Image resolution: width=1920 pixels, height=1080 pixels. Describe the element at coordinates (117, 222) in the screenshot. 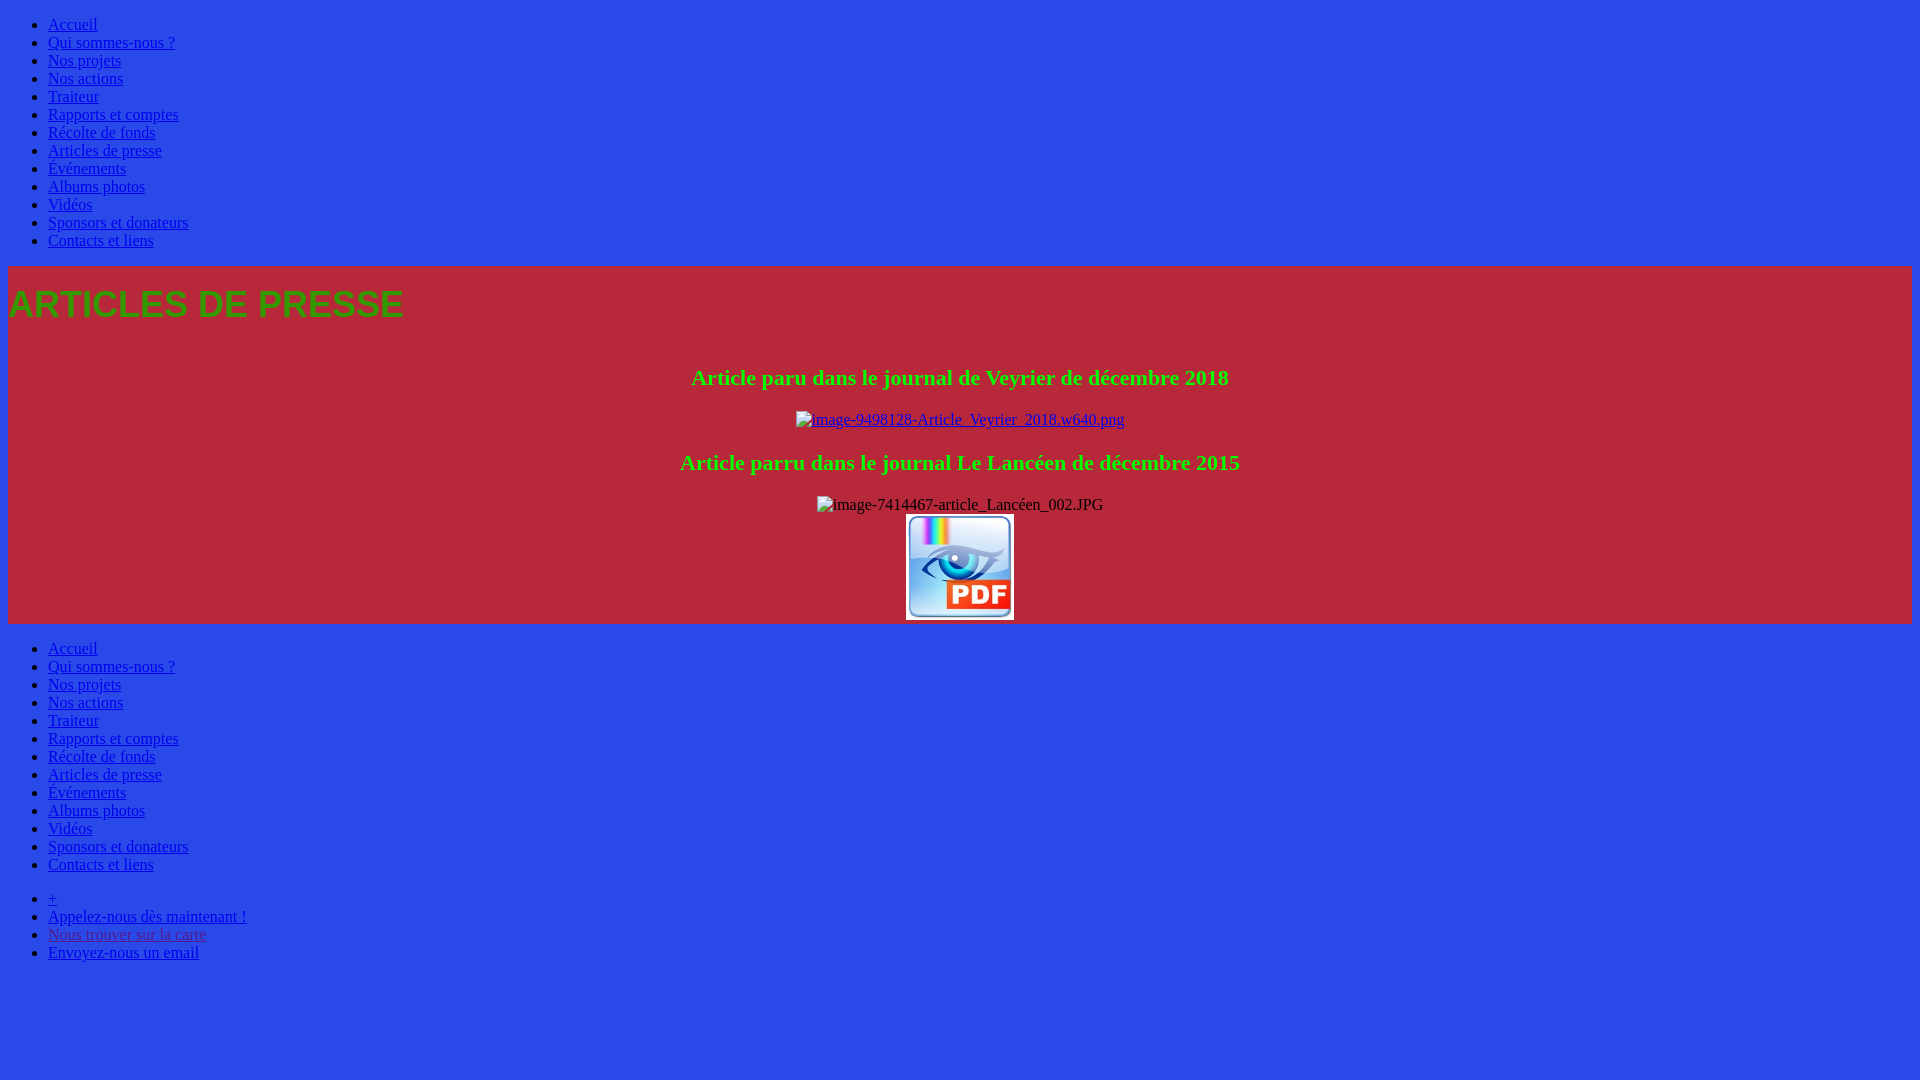

I see `'Sponsors et donateurs'` at that location.